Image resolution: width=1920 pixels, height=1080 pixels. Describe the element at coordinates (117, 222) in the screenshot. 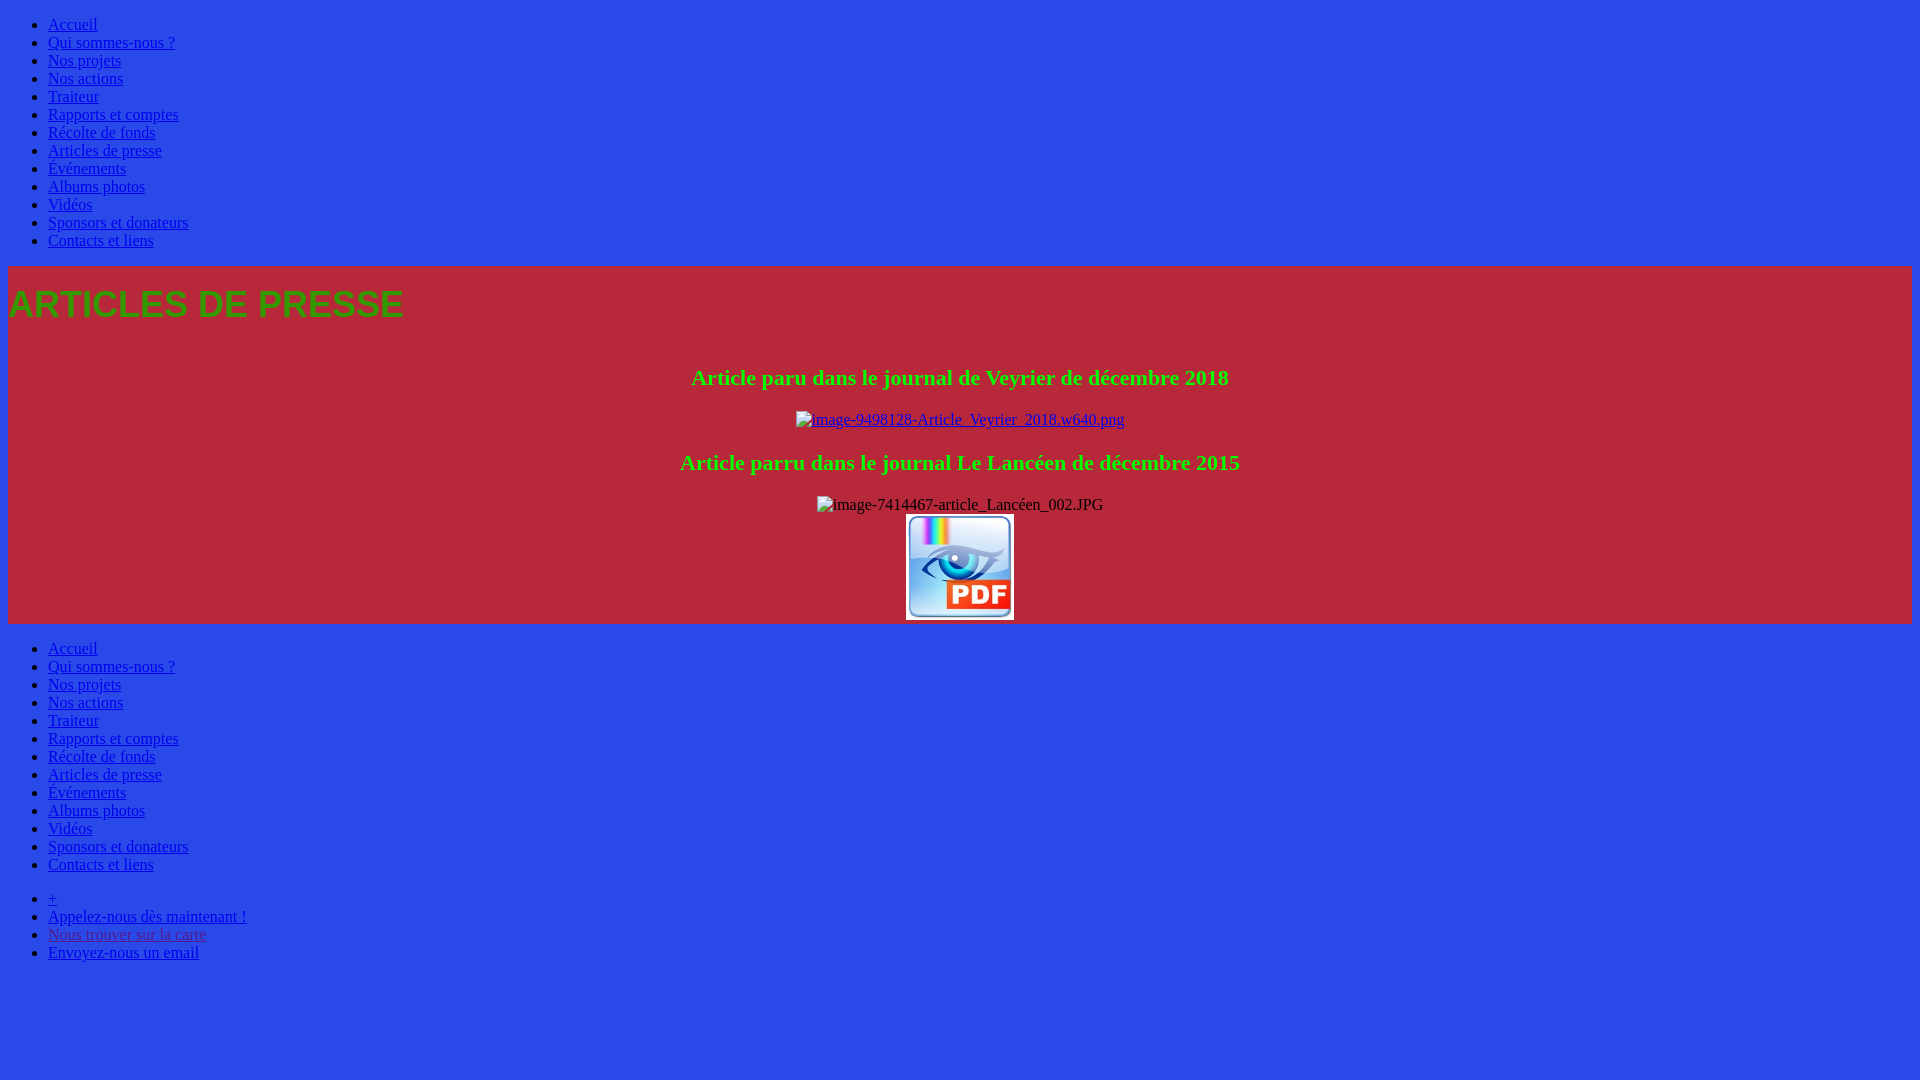

I see `'Sponsors et donateurs'` at that location.